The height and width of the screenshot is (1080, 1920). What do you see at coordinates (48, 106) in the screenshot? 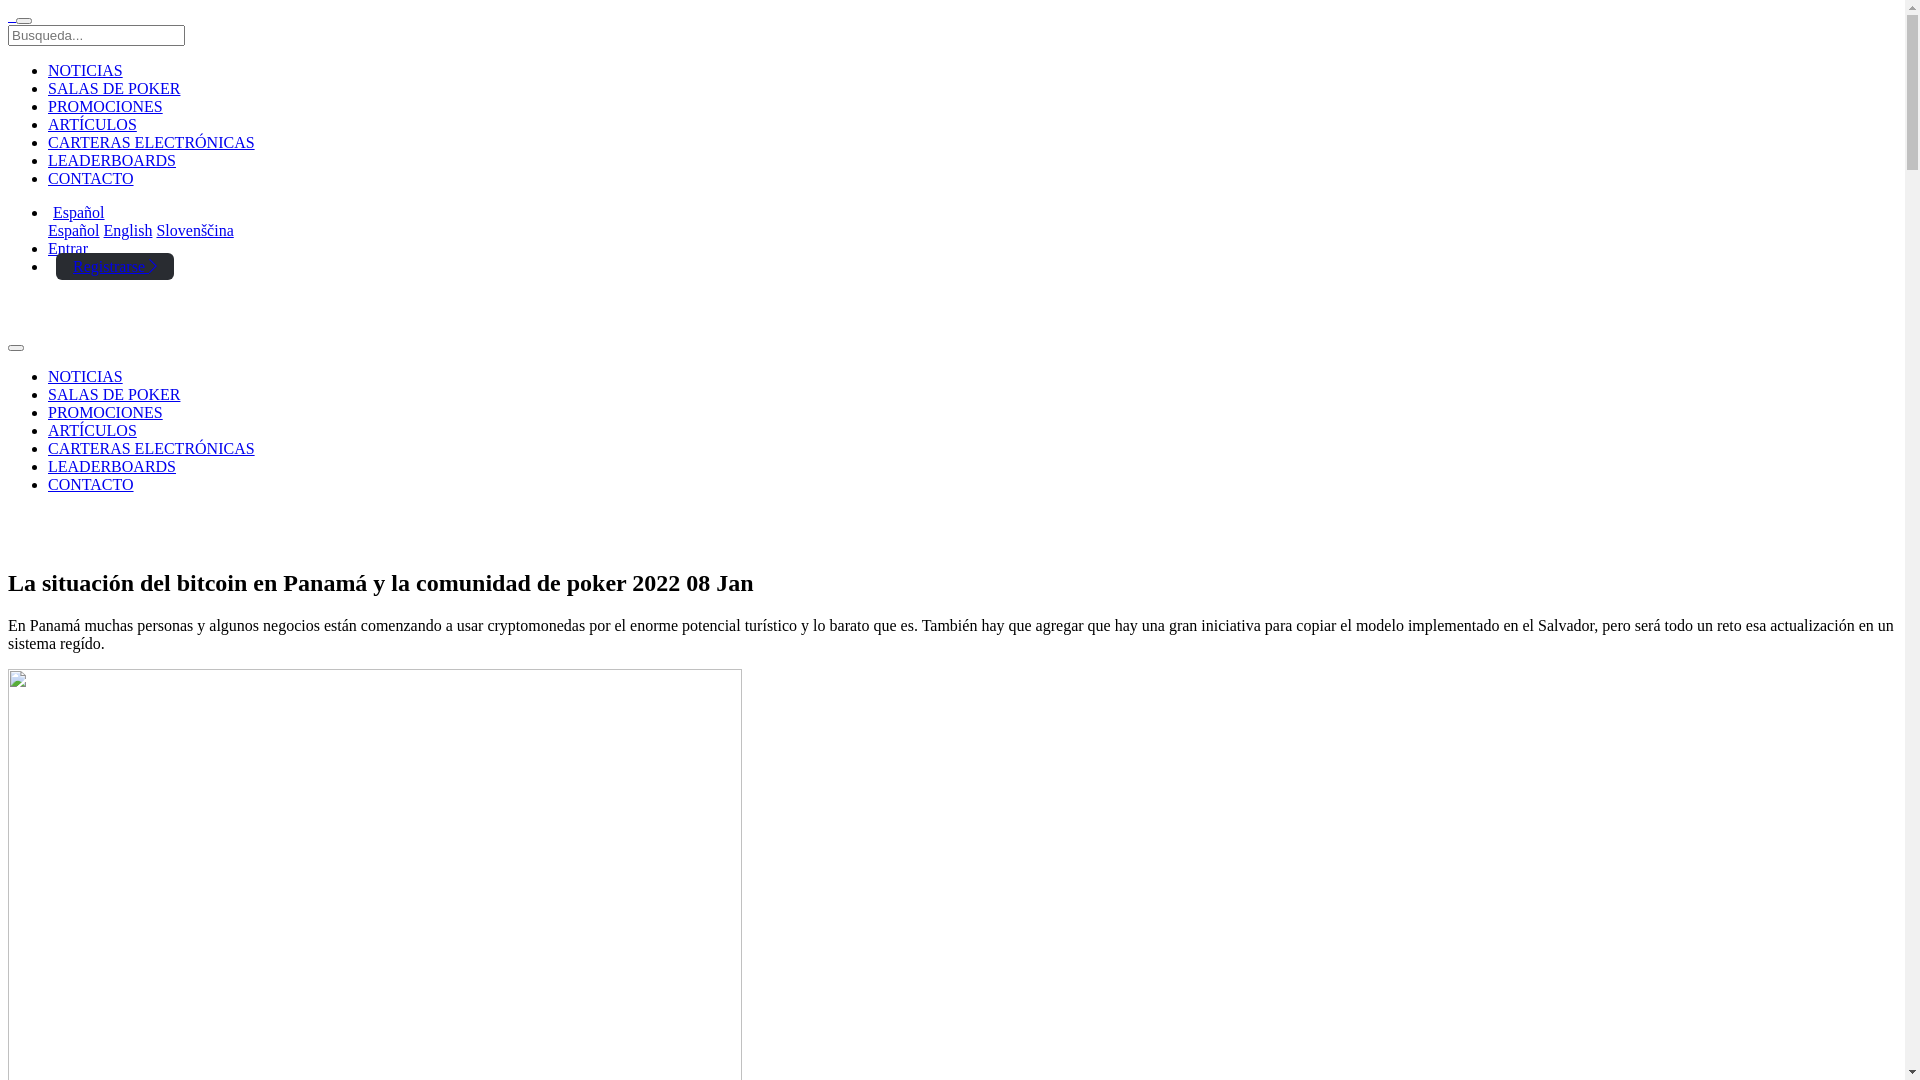
I see `'PROMOCIONES'` at bounding box center [48, 106].